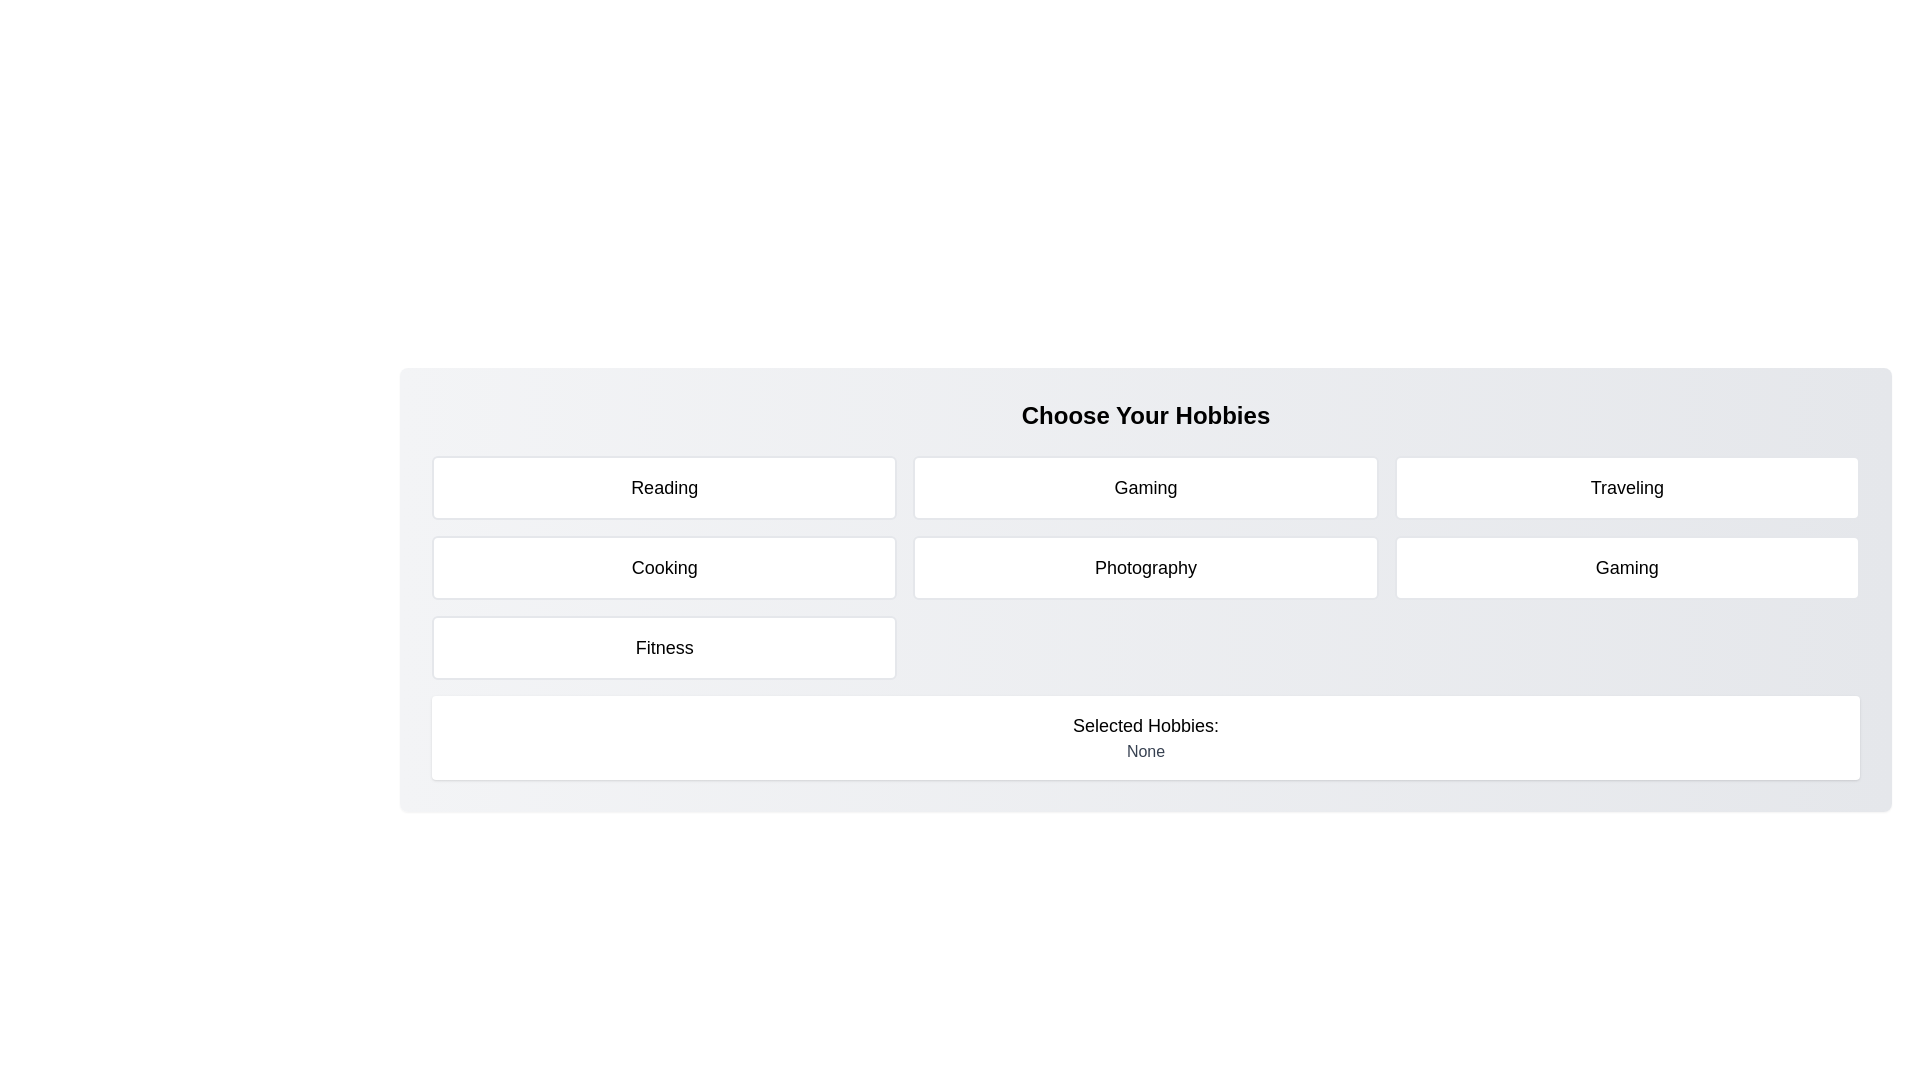 The image size is (1920, 1080). I want to click on the tile representing the hobby Fitness to toggle its selection, so click(664, 648).